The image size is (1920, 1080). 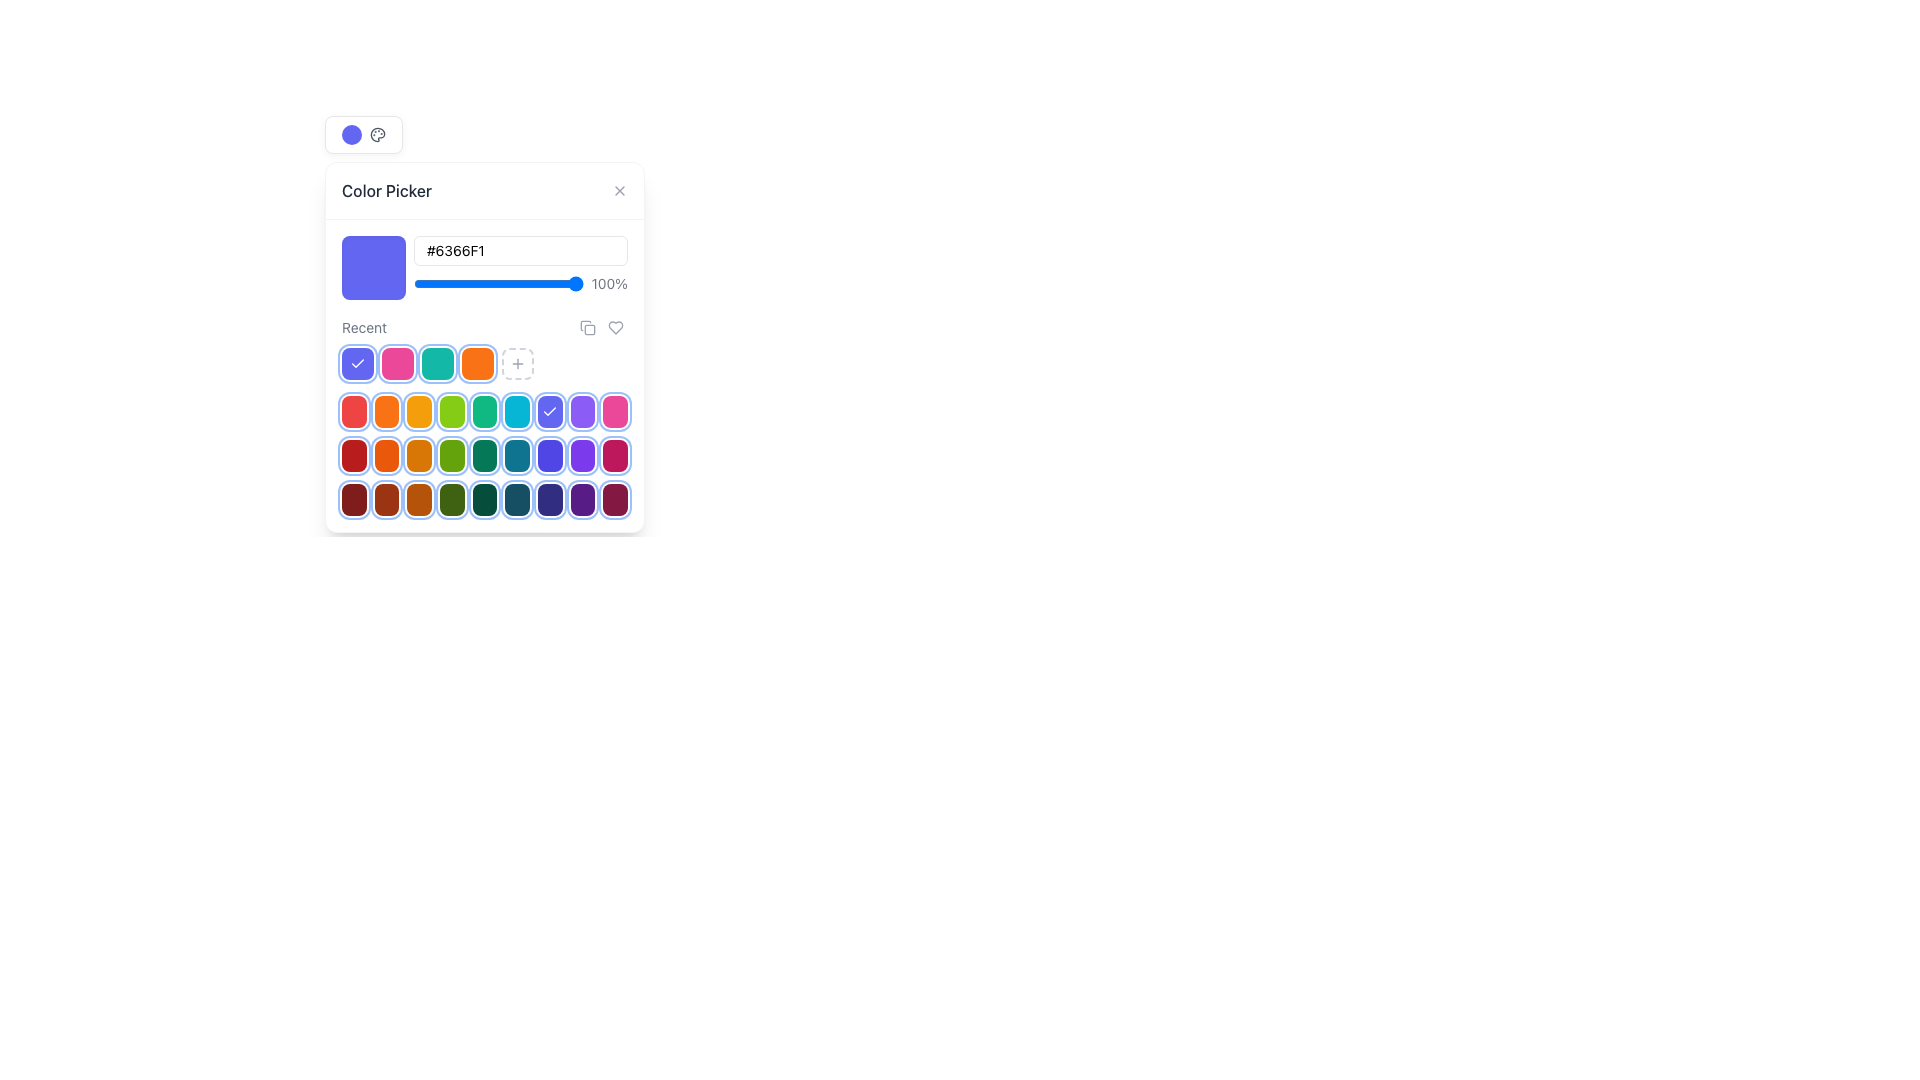 I want to click on the square button with rounded corners and a purple background, which is the ninth button from the left in its row within the color picker interface, so click(x=582, y=411).